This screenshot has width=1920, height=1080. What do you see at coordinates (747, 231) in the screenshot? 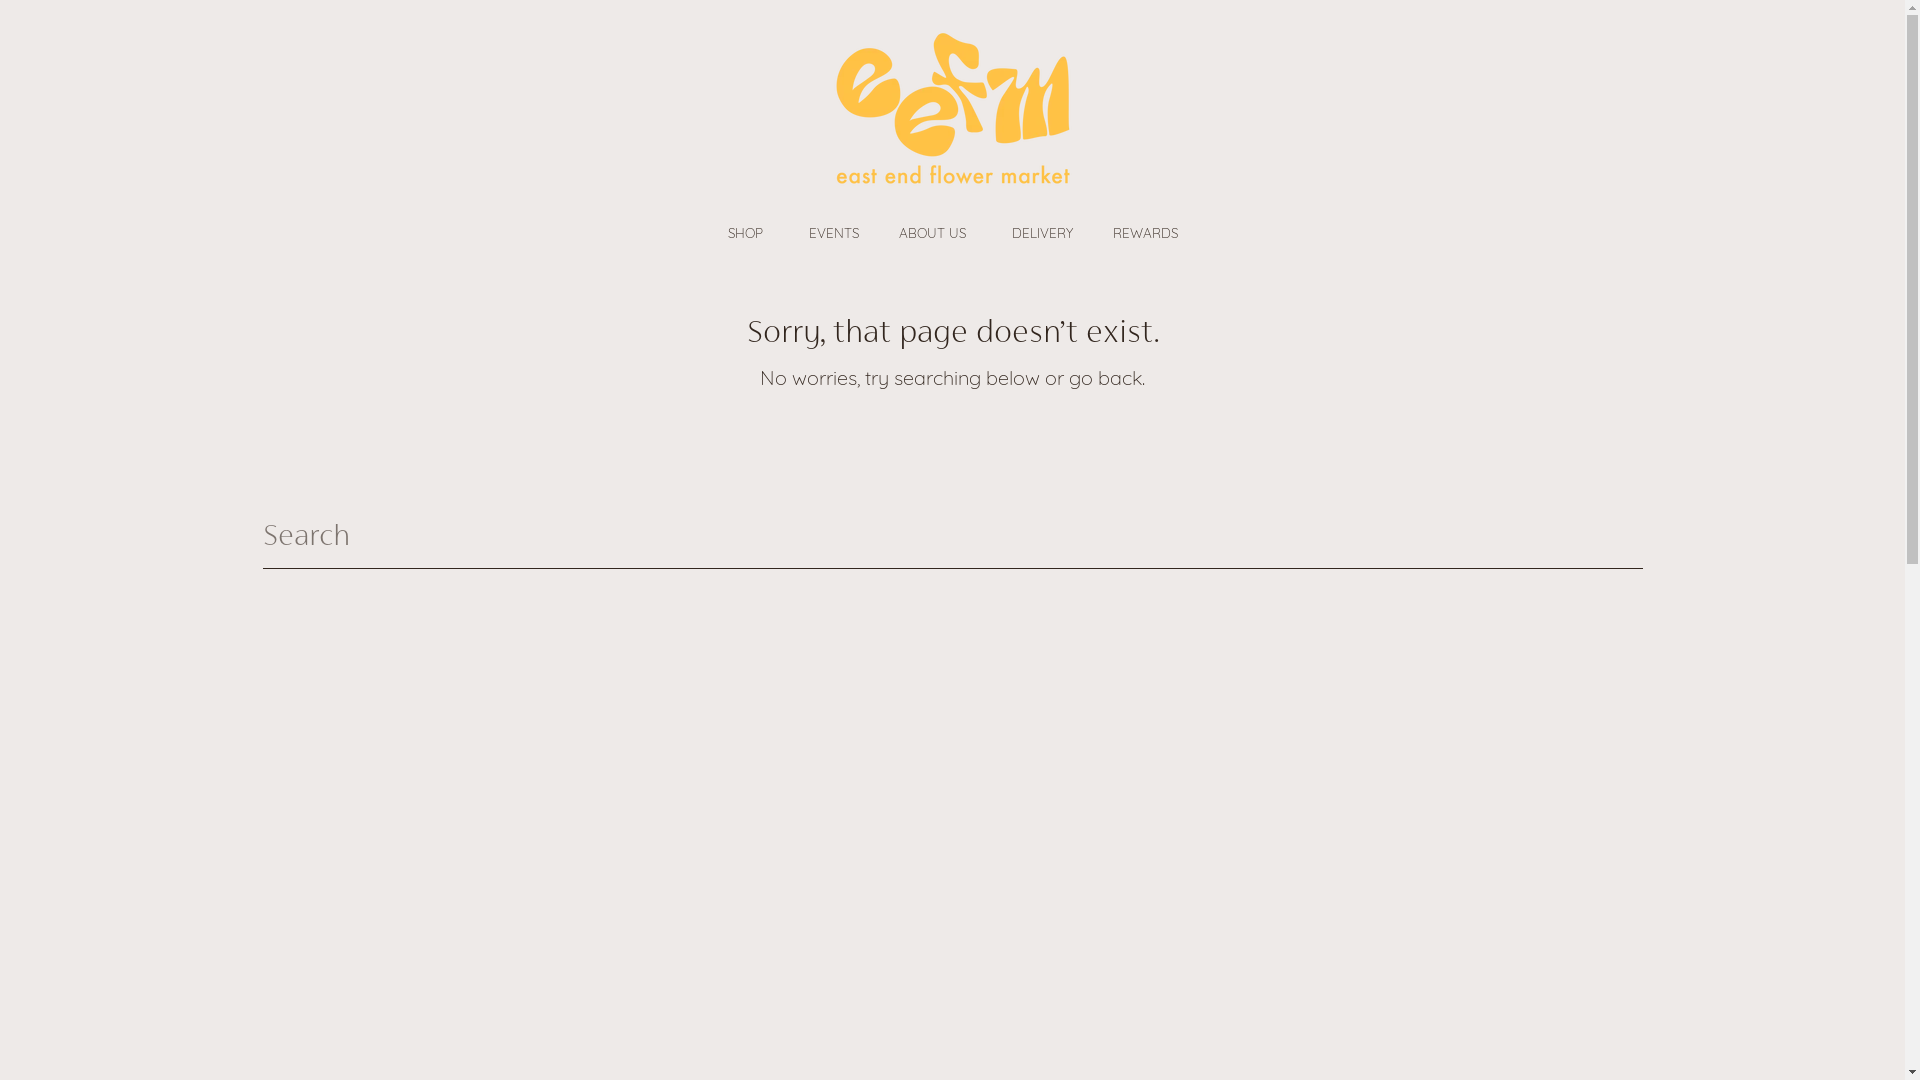
I see `'SHOP'` at bounding box center [747, 231].